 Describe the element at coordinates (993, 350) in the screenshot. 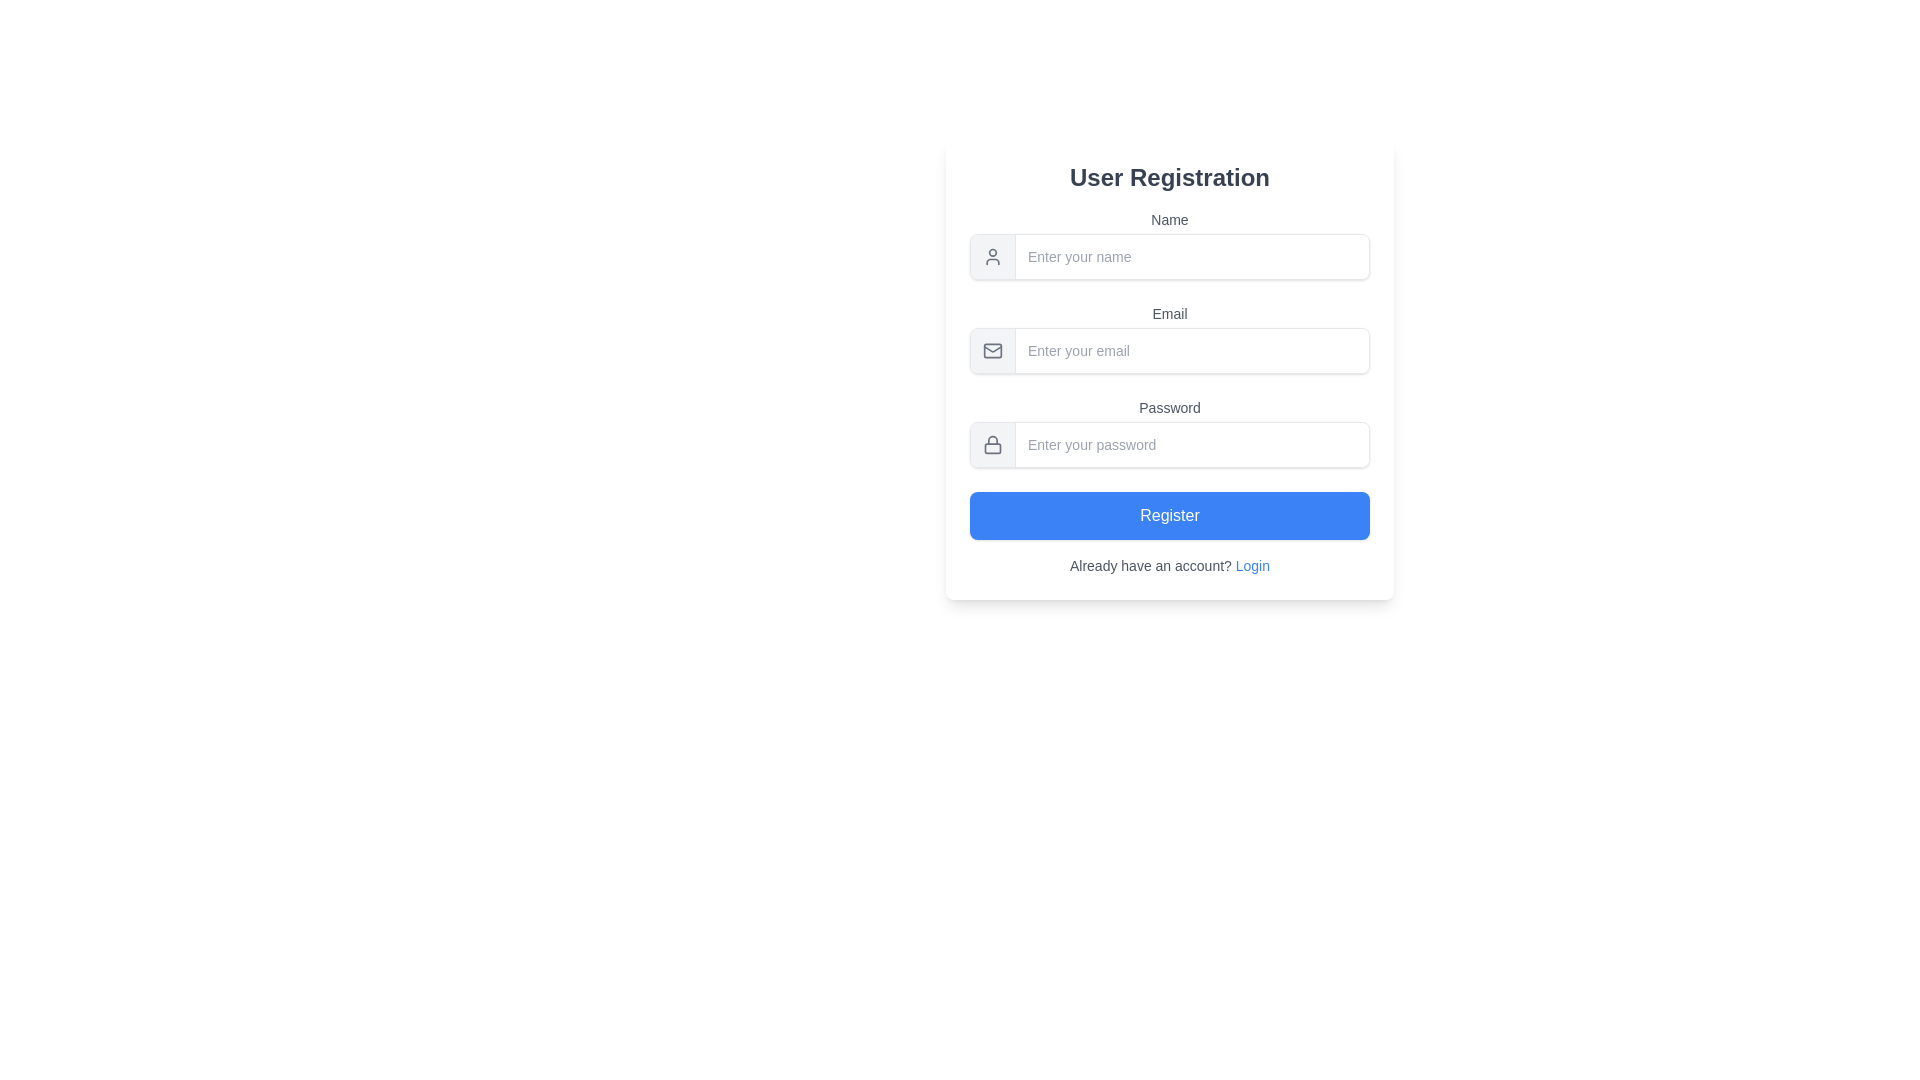

I see `the envelope icon located to the left of the 'Enter your email' text input field in the user registration form` at that location.